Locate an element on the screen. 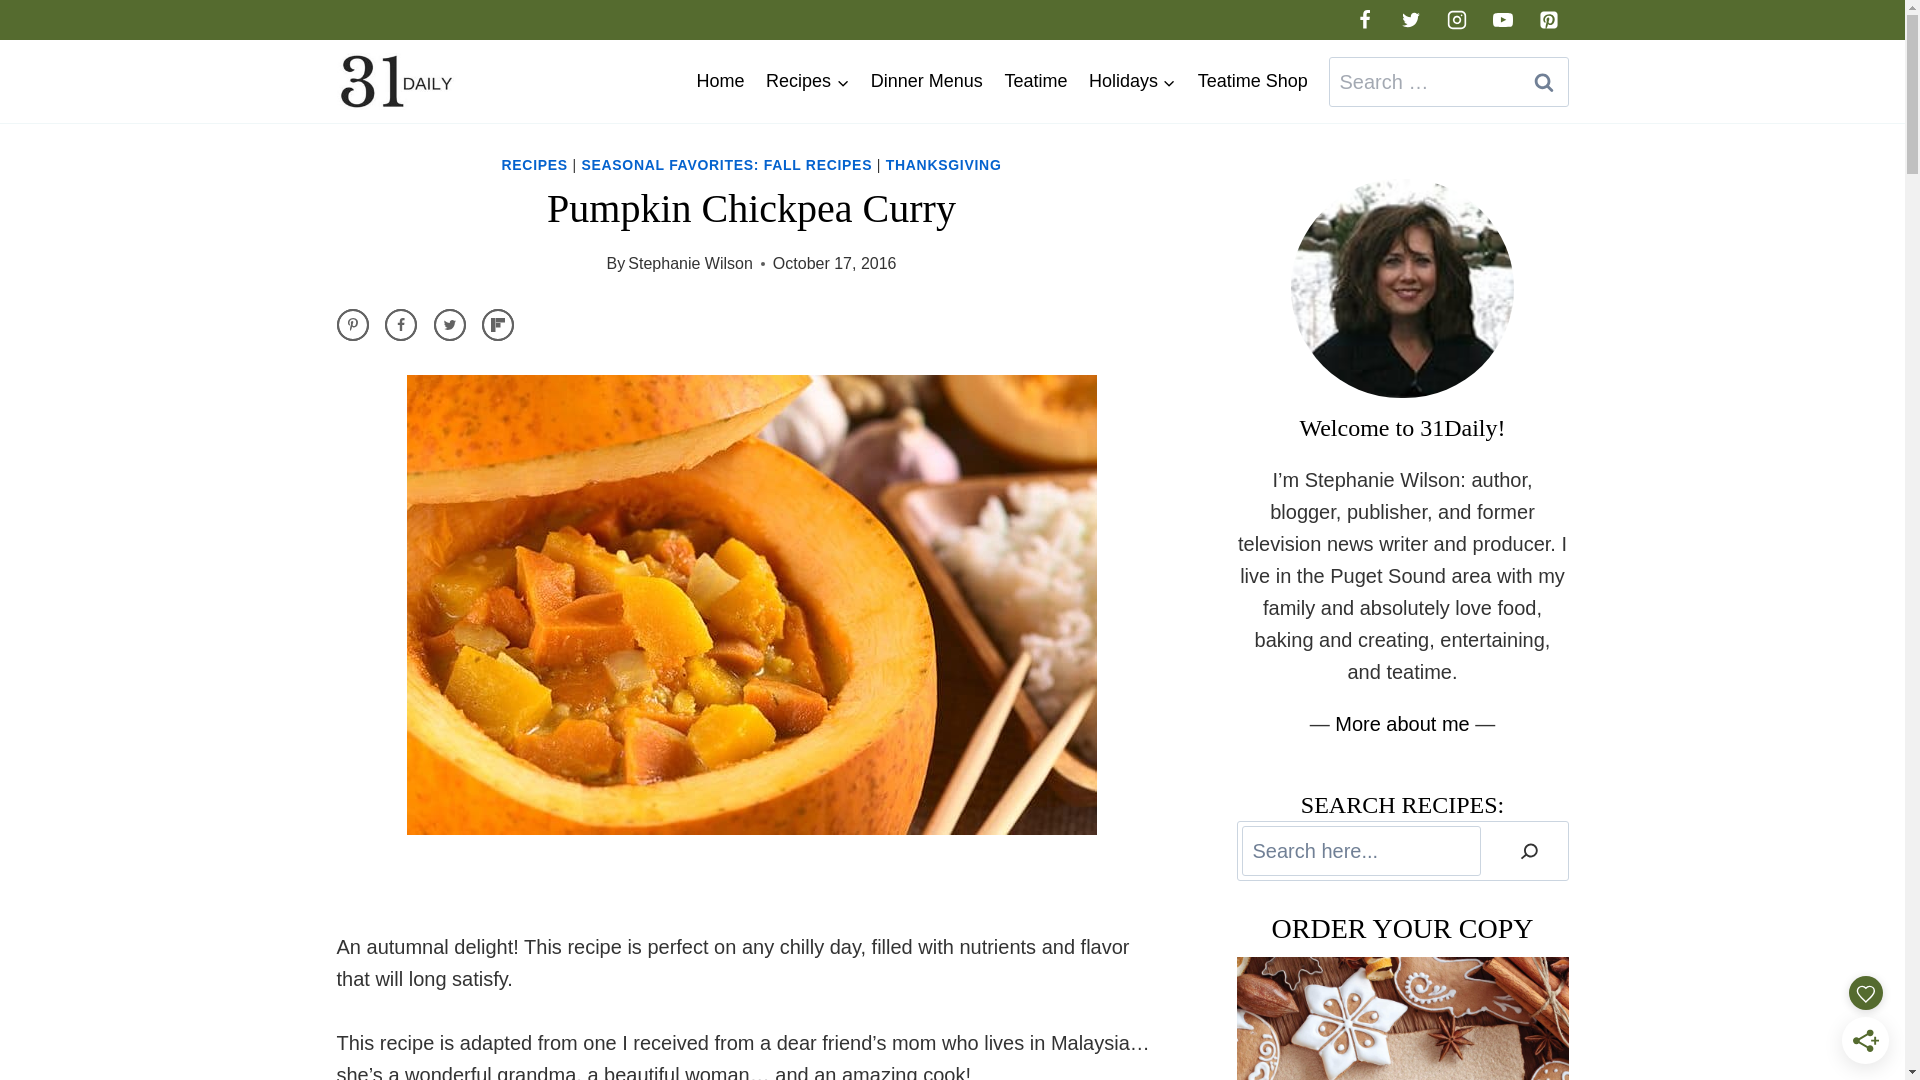 This screenshot has width=1920, height=1080. 'Teatime Shop' is located at coordinates (1251, 80).